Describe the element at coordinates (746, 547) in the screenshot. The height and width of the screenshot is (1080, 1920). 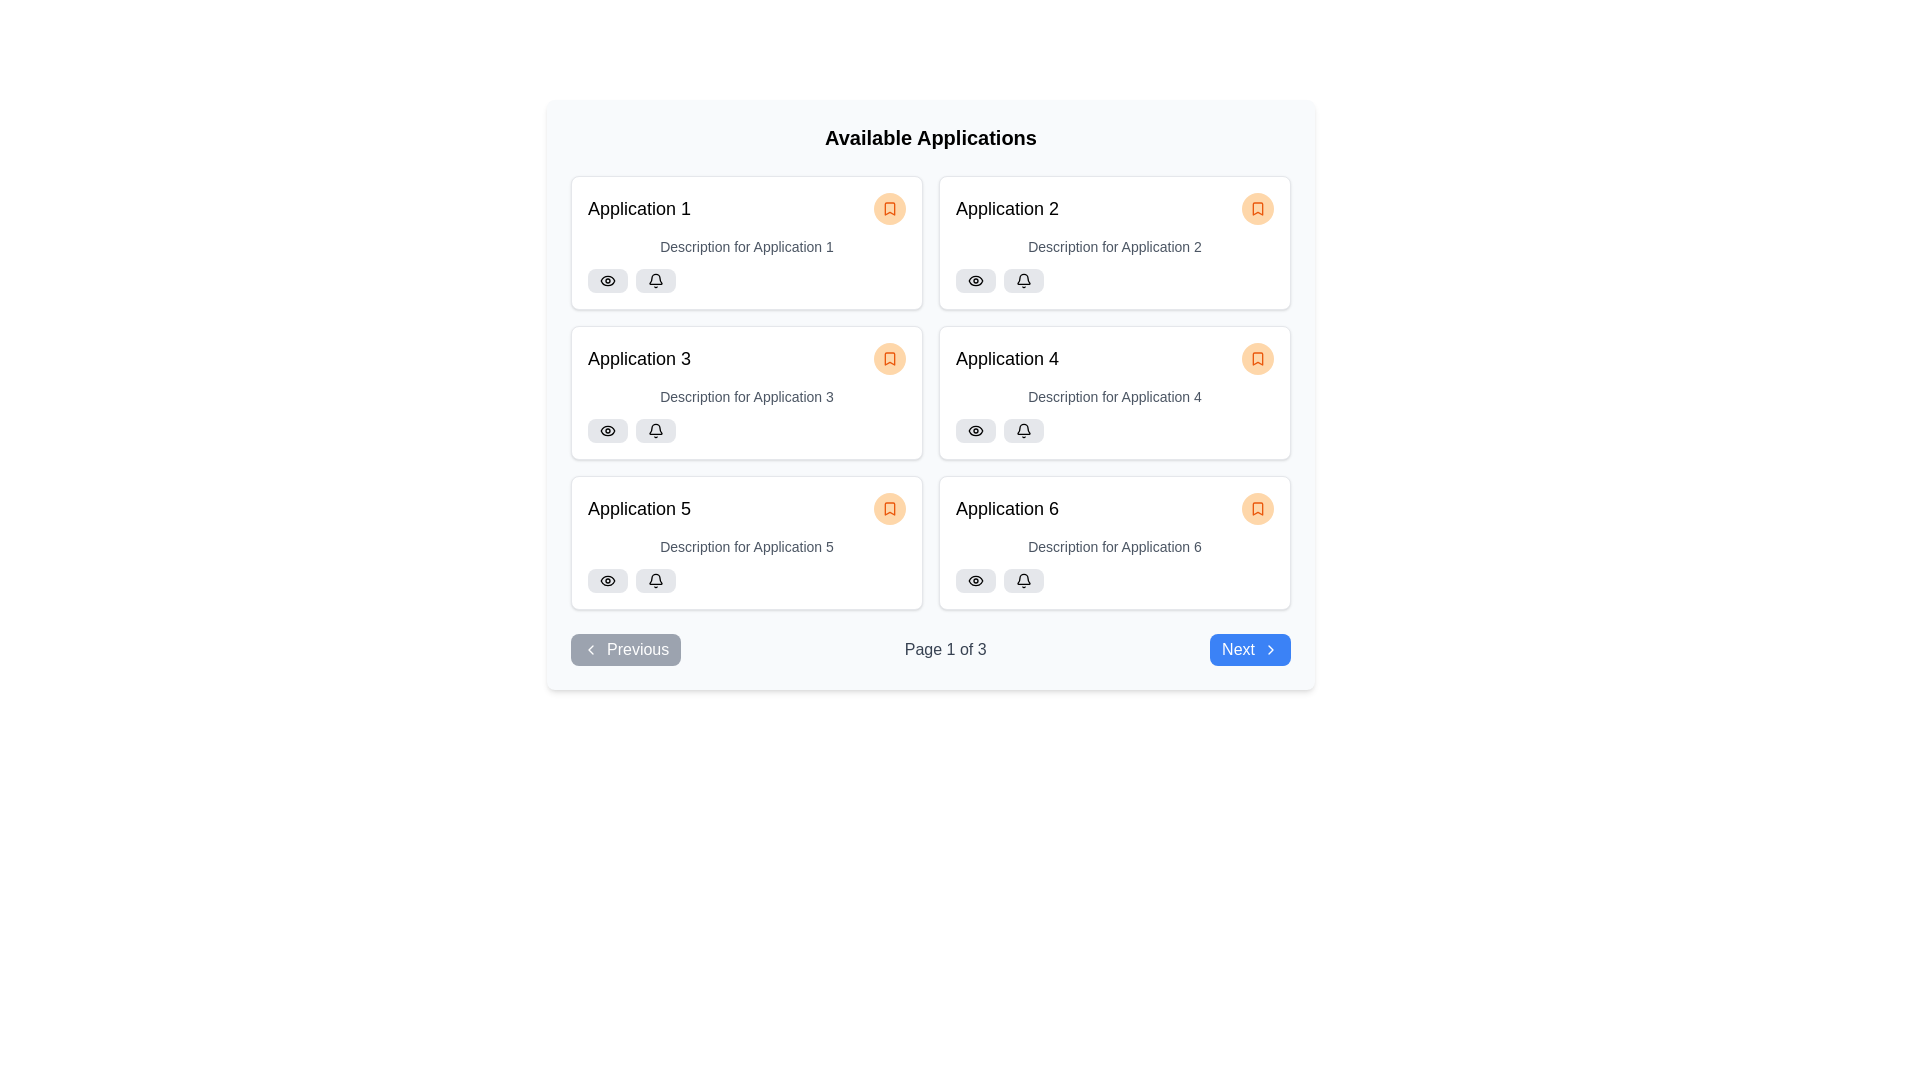
I see `the text label displaying additional descriptive information for 'Application 5', which is located under its title within a rounded, shadowed white card in the bottom left section of the layout` at that location.